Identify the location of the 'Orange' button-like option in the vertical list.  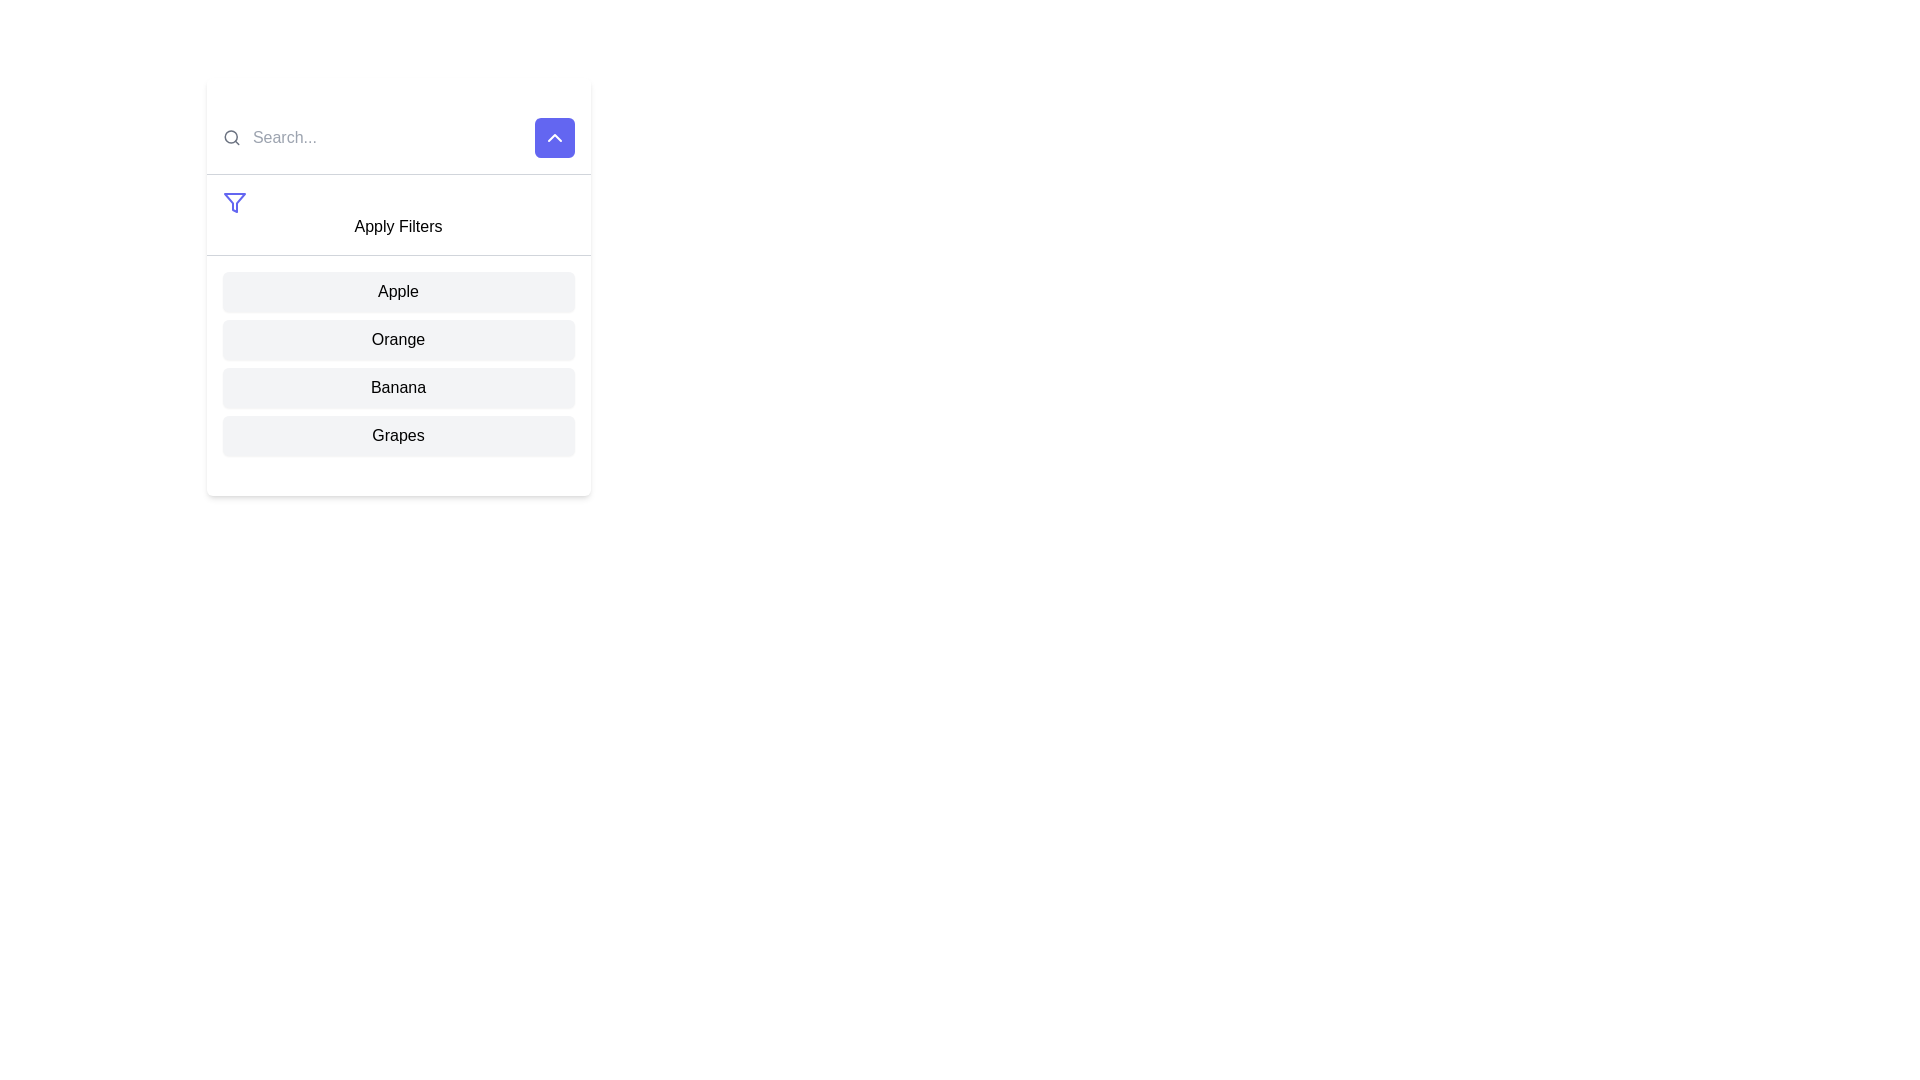
(398, 338).